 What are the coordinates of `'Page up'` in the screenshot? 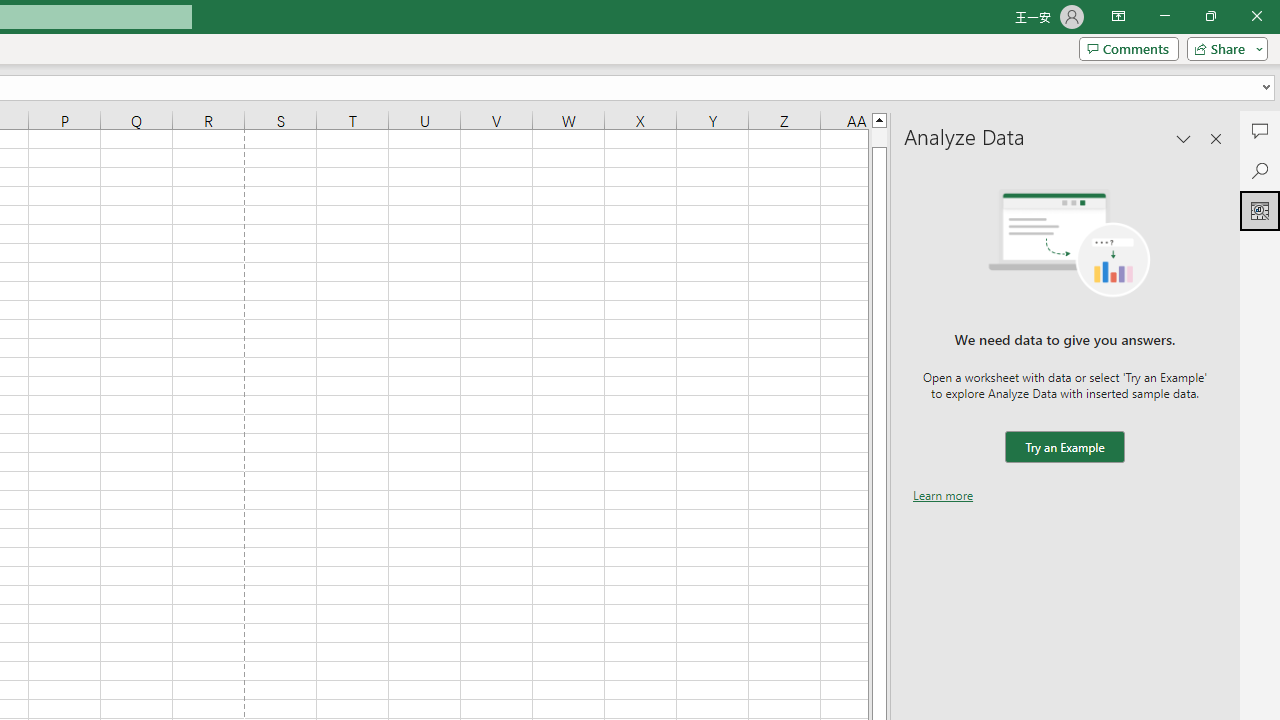 It's located at (879, 136).